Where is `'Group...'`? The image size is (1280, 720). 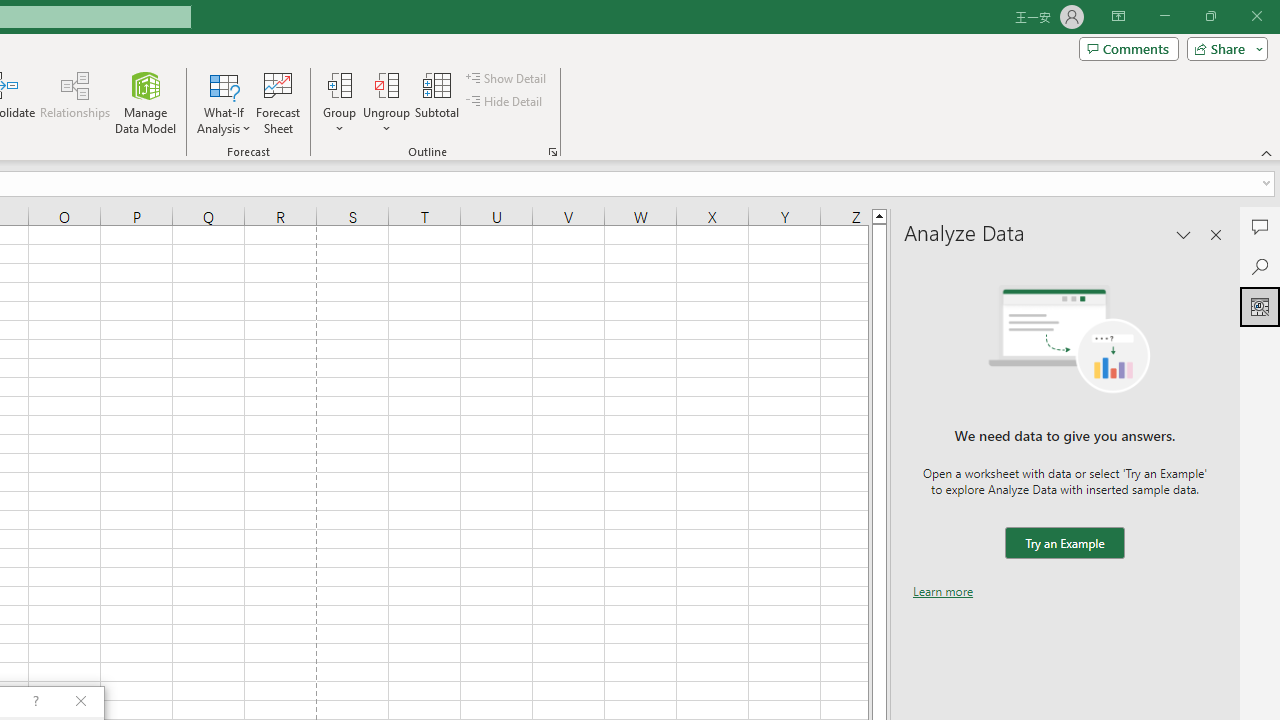 'Group...' is located at coordinates (339, 103).